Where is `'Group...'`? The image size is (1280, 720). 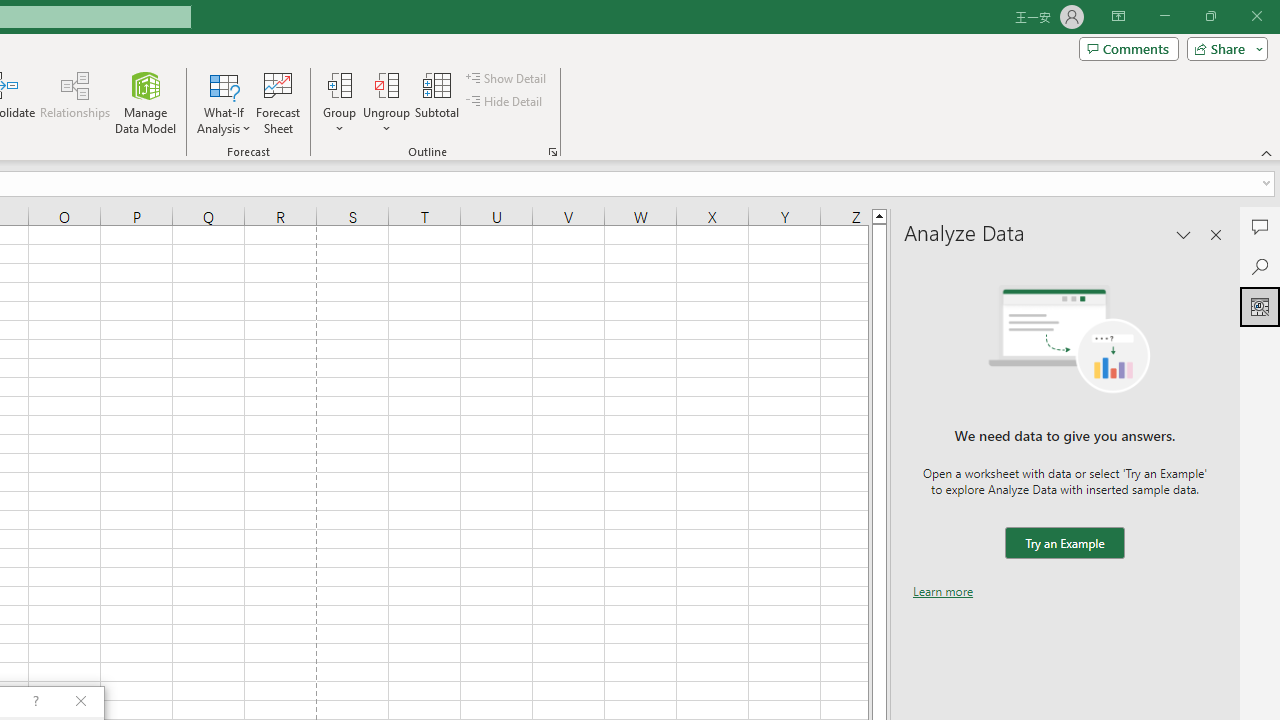 'Group...' is located at coordinates (339, 103).